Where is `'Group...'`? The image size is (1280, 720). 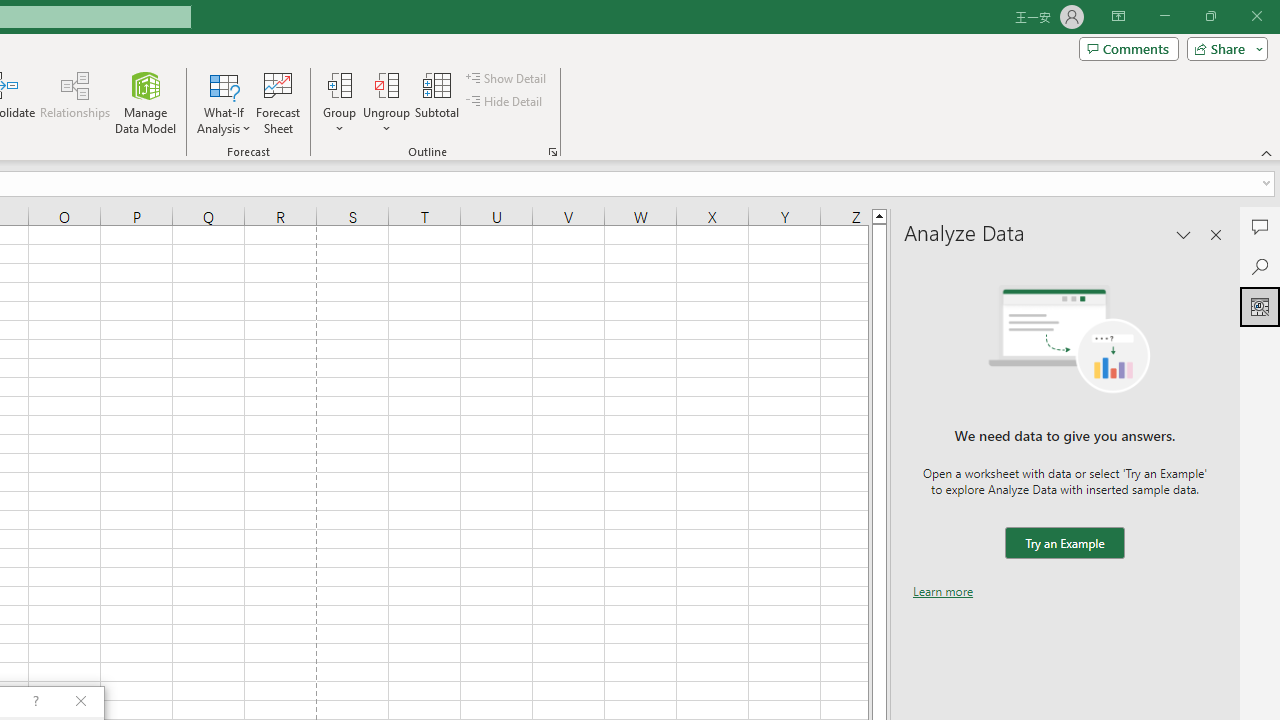 'Group...' is located at coordinates (339, 103).